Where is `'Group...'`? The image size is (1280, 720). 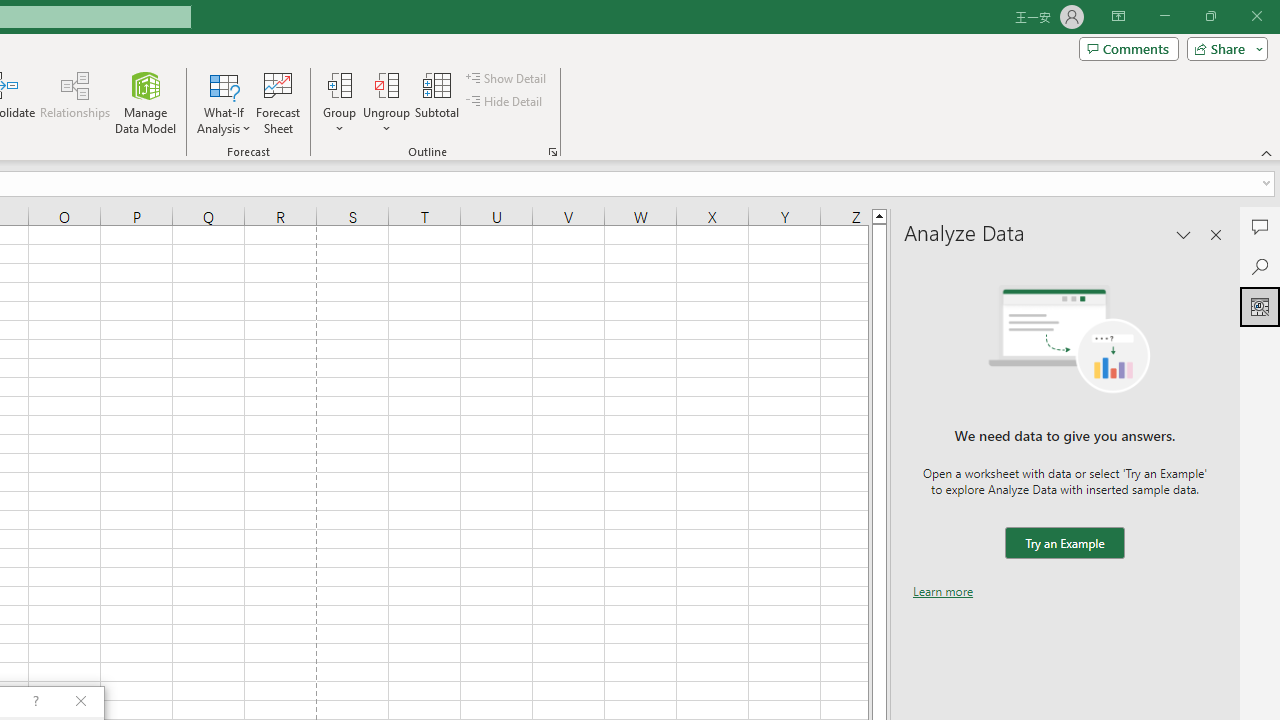 'Group...' is located at coordinates (339, 103).